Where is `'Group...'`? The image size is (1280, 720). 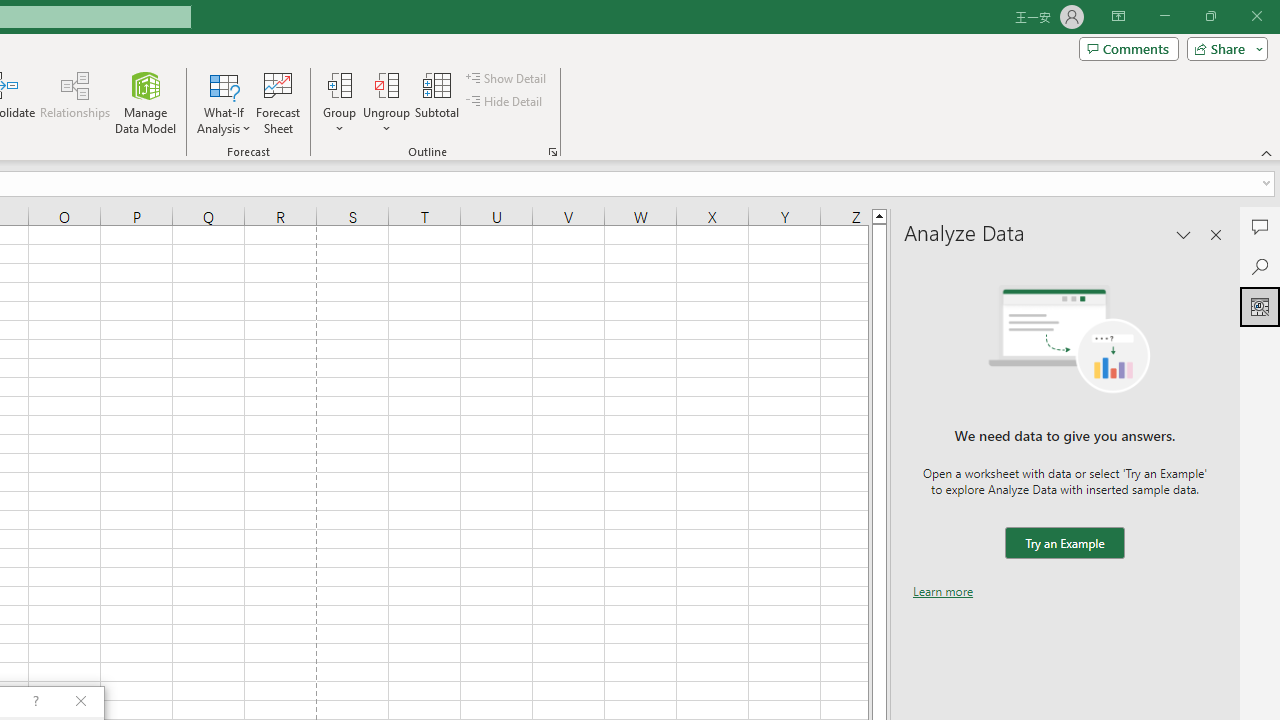 'Group...' is located at coordinates (339, 103).